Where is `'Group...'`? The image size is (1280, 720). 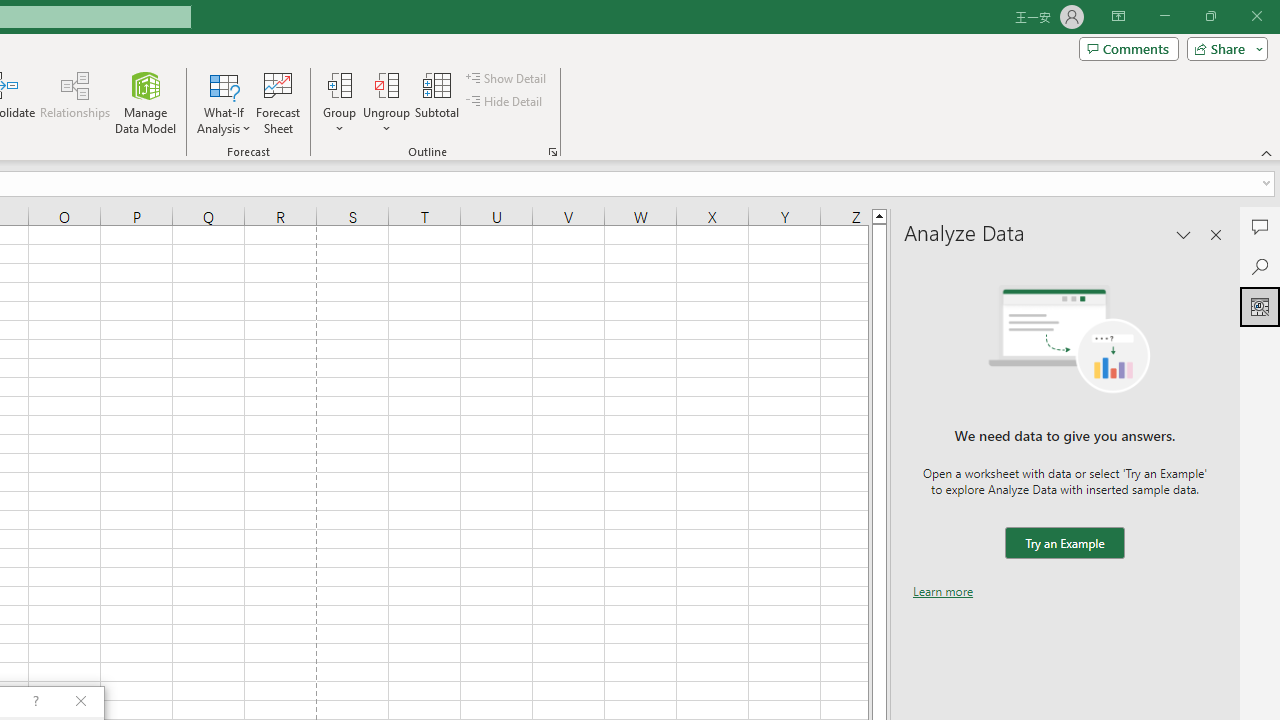 'Group...' is located at coordinates (339, 103).